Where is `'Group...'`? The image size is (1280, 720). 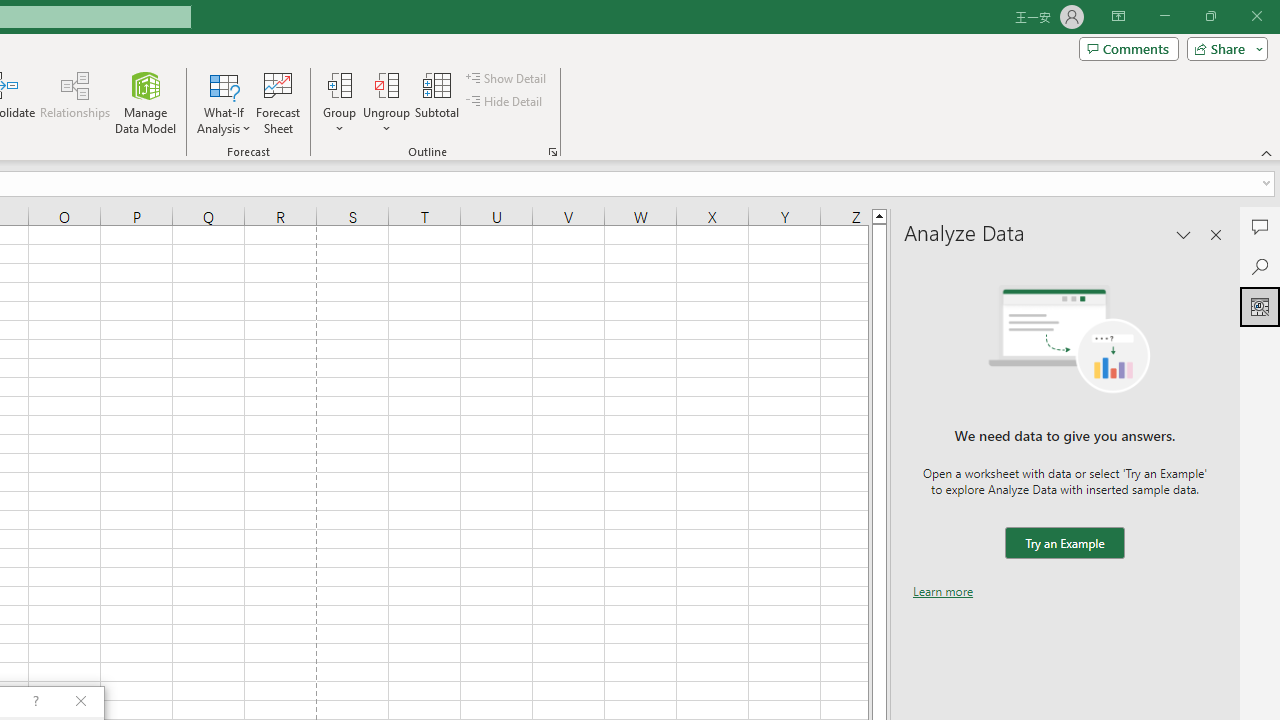 'Group...' is located at coordinates (339, 103).